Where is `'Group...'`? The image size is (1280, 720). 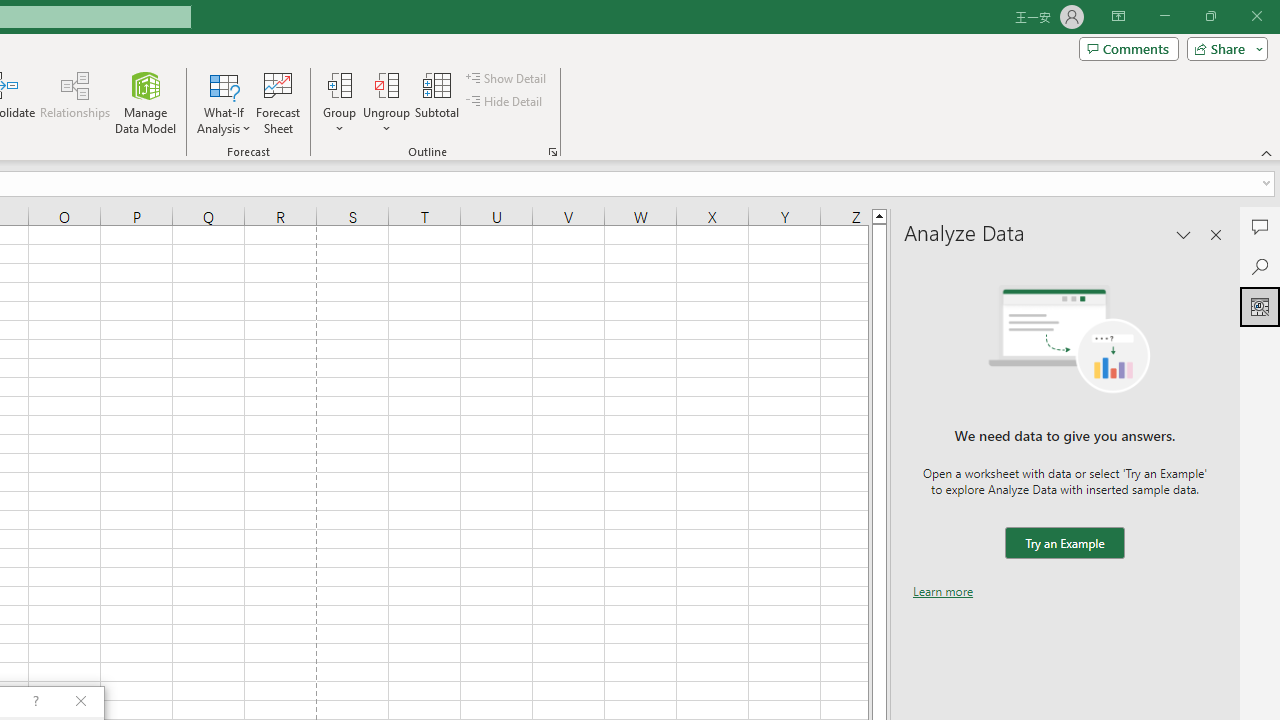 'Group...' is located at coordinates (339, 103).